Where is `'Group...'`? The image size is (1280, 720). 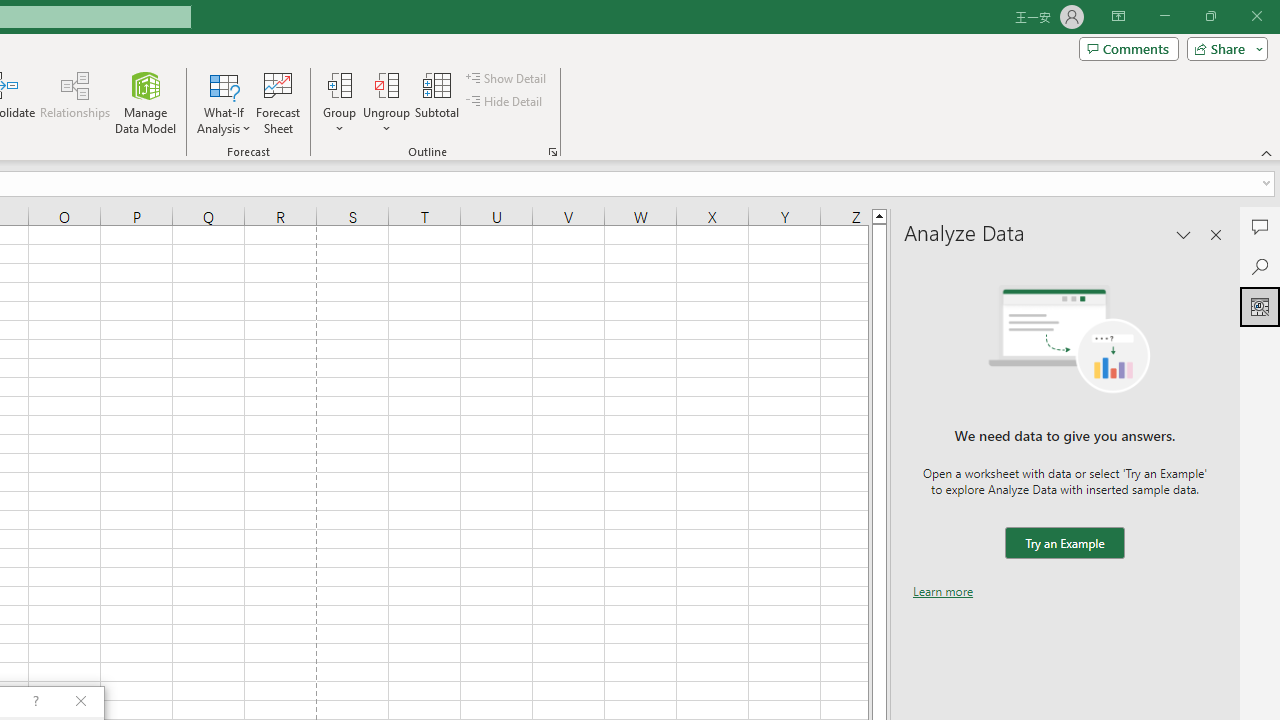 'Group...' is located at coordinates (339, 103).